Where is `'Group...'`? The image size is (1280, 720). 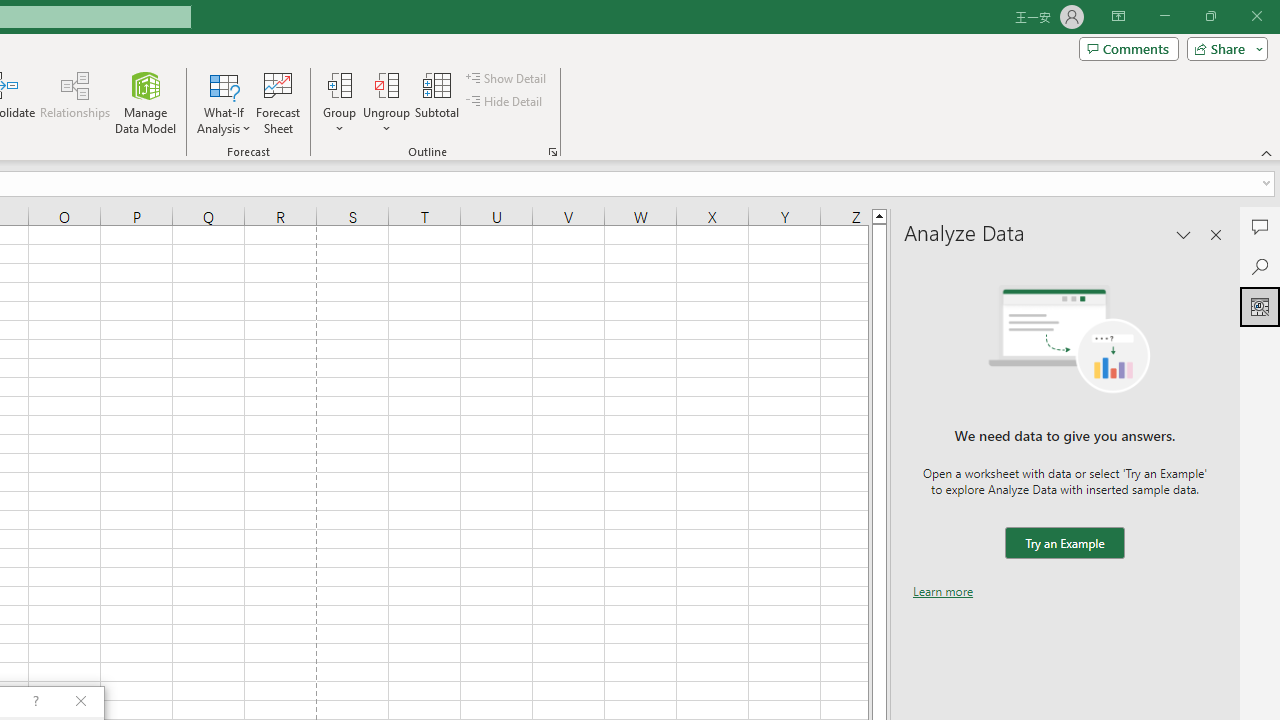 'Group...' is located at coordinates (339, 103).